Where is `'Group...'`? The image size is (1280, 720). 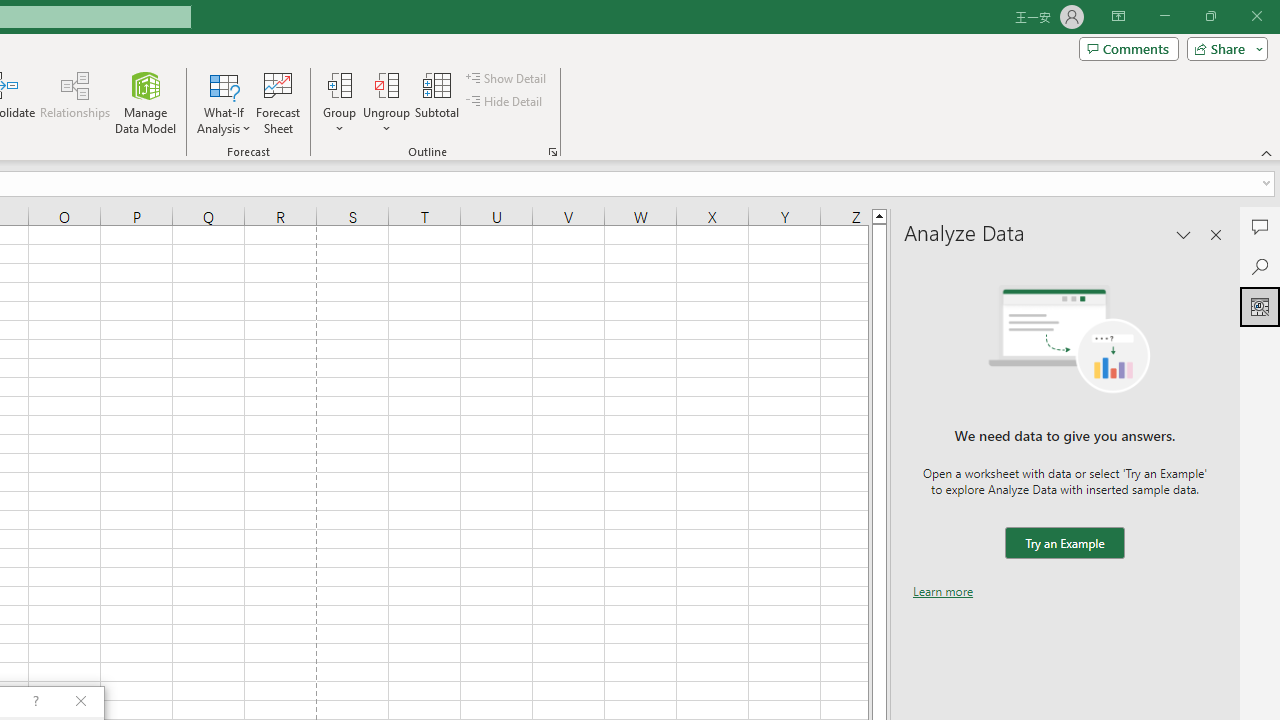 'Group...' is located at coordinates (339, 103).